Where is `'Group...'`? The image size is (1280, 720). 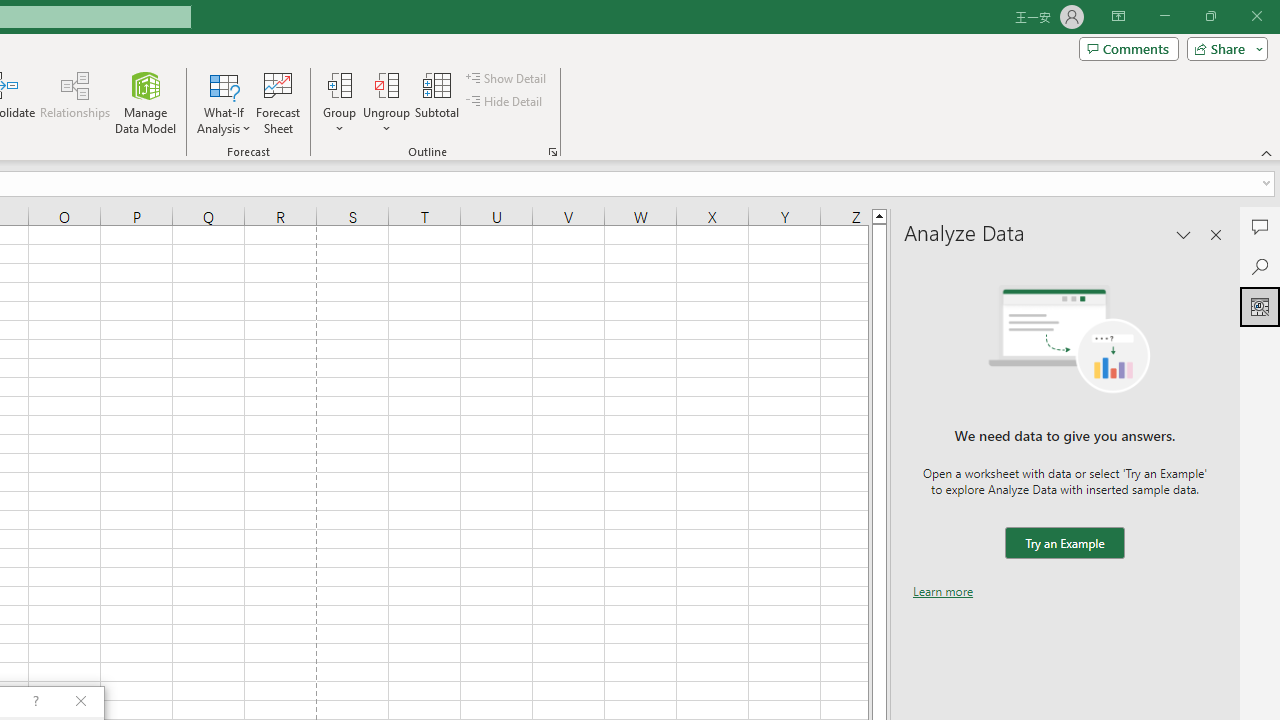 'Group...' is located at coordinates (339, 103).